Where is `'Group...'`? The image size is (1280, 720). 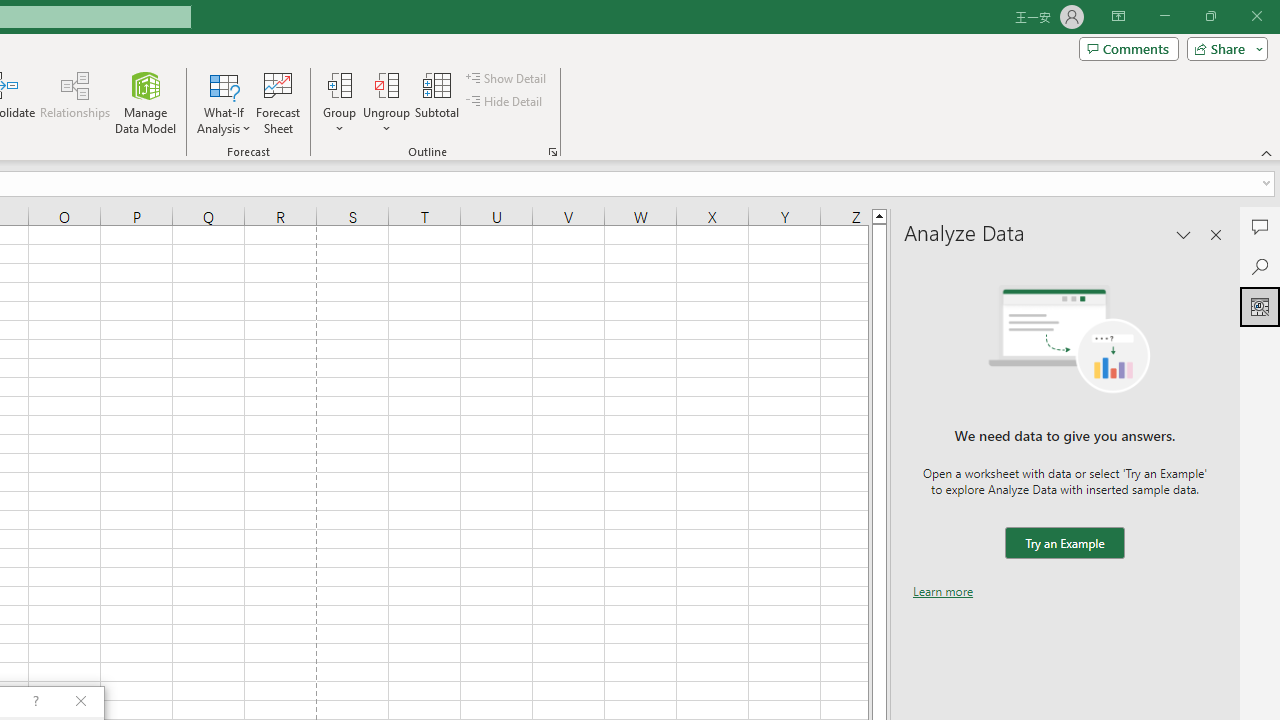 'Group...' is located at coordinates (339, 103).